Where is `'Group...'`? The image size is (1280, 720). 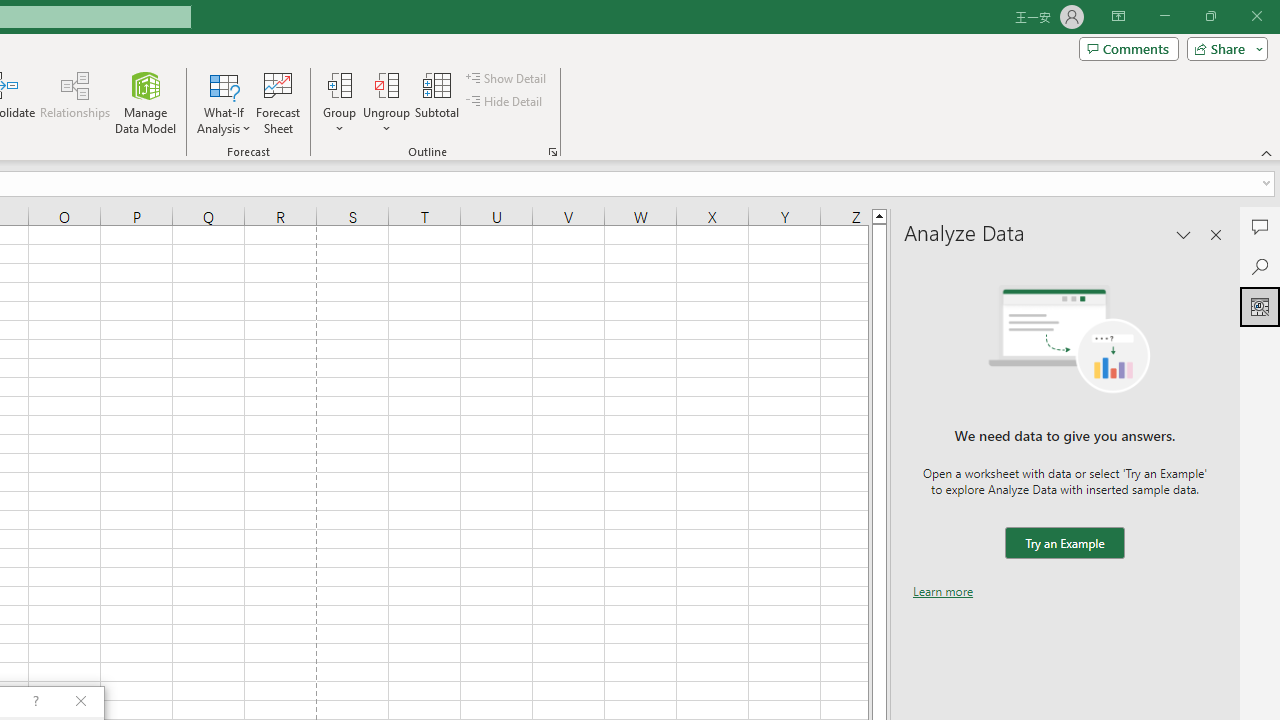 'Group...' is located at coordinates (339, 103).